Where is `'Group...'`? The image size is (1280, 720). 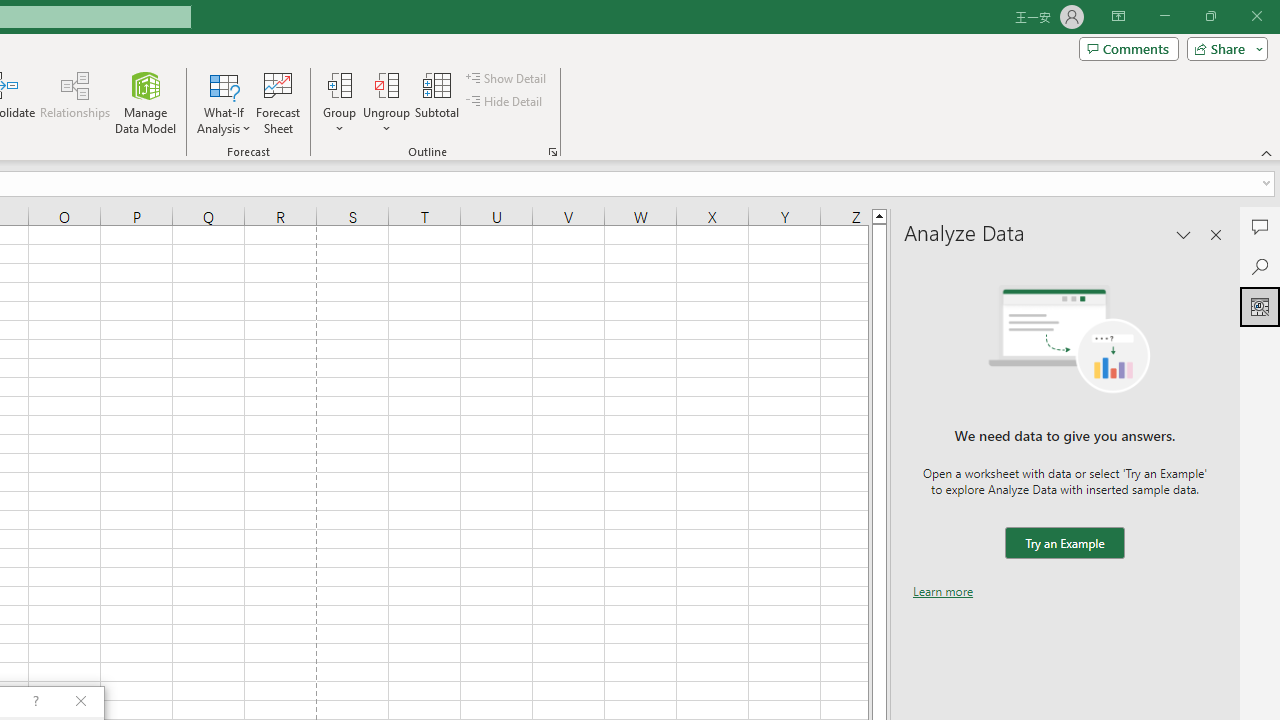 'Group...' is located at coordinates (339, 103).